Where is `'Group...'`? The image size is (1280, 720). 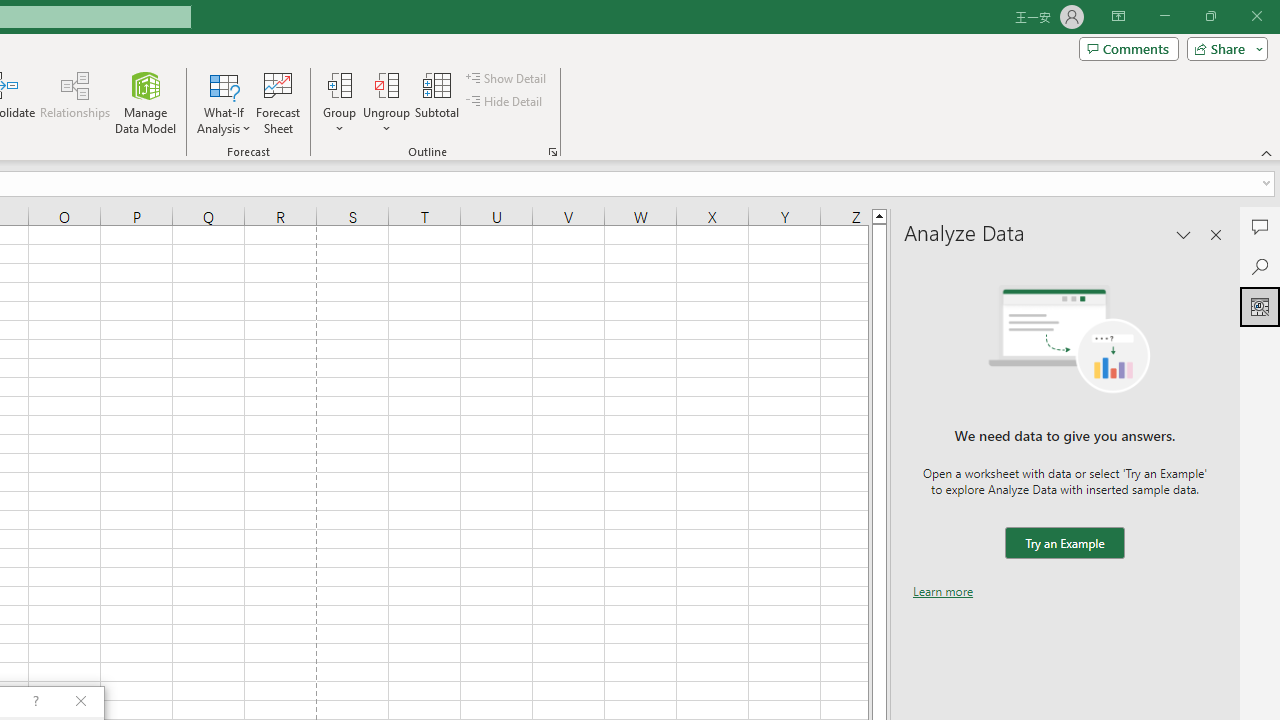 'Group...' is located at coordinates (339, 103).